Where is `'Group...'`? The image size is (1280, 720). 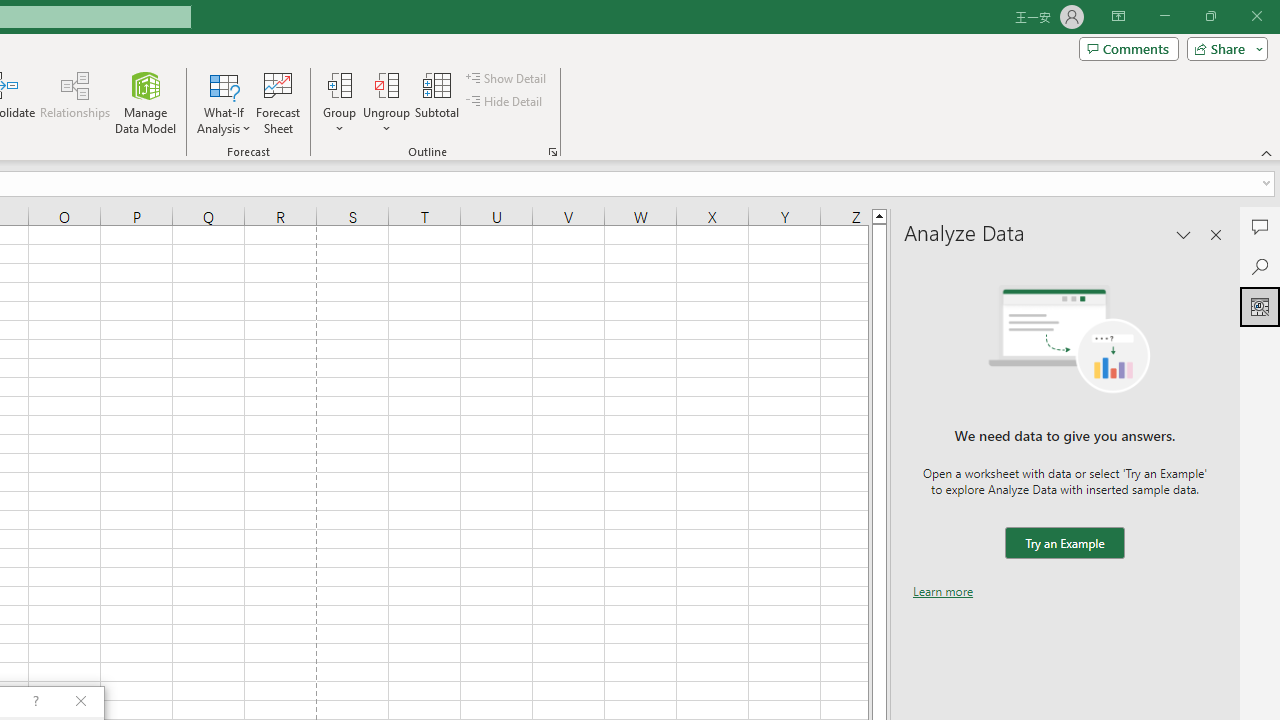 'Group...' is located at coordinates (339, 103).